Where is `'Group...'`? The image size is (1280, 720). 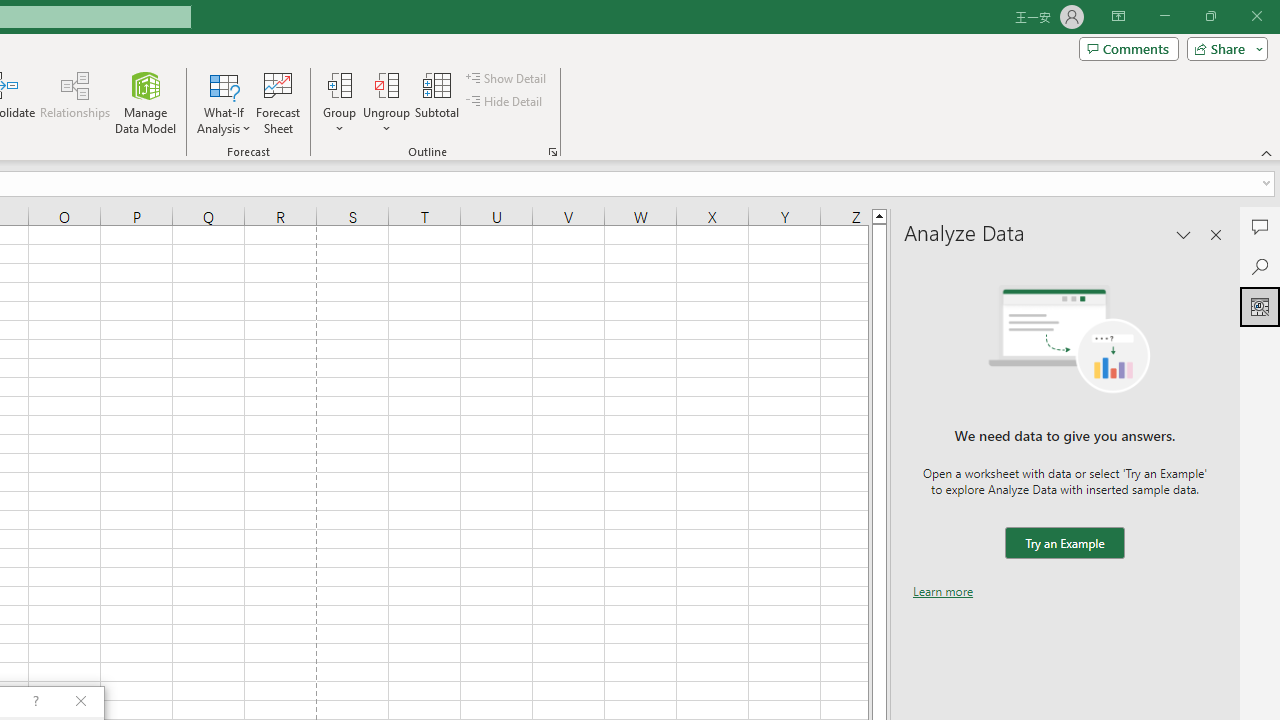 'Group...' is located at coordinates (339, 103).